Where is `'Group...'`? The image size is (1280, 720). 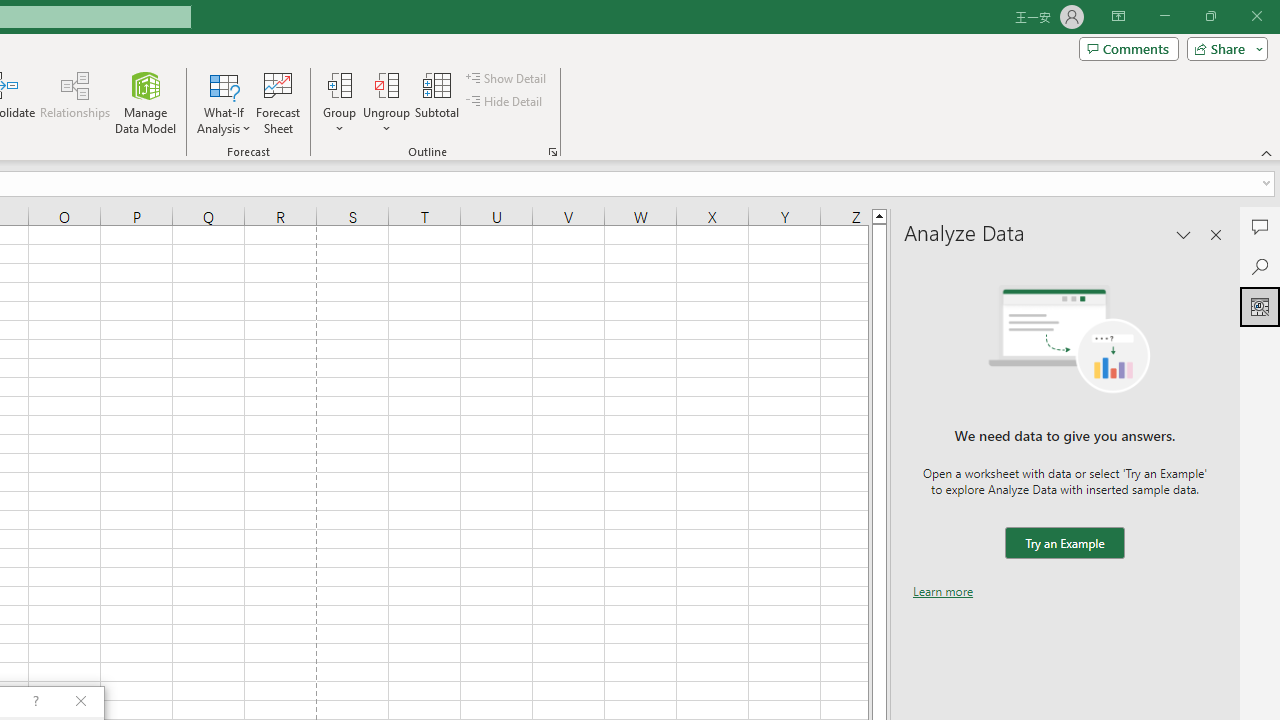 'Group...' is located at coordinates (339, 103).